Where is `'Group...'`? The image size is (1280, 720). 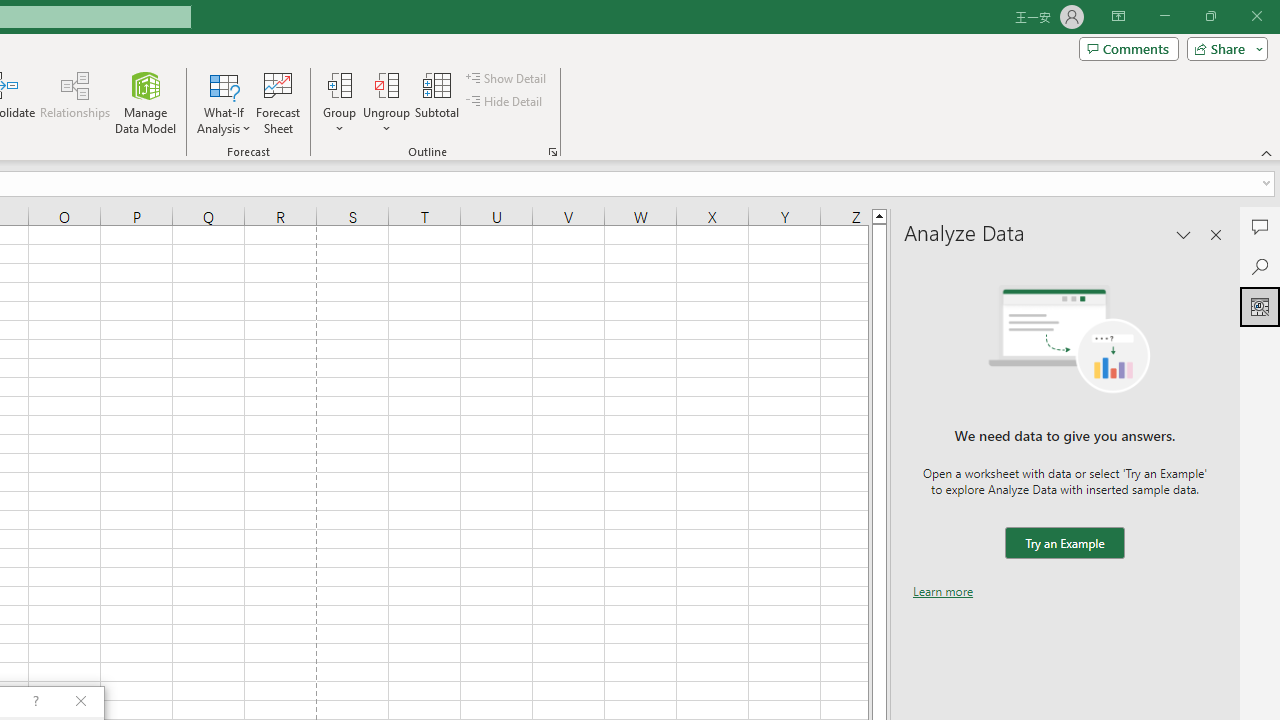 'Group...' is located at coordinates (339, 103).